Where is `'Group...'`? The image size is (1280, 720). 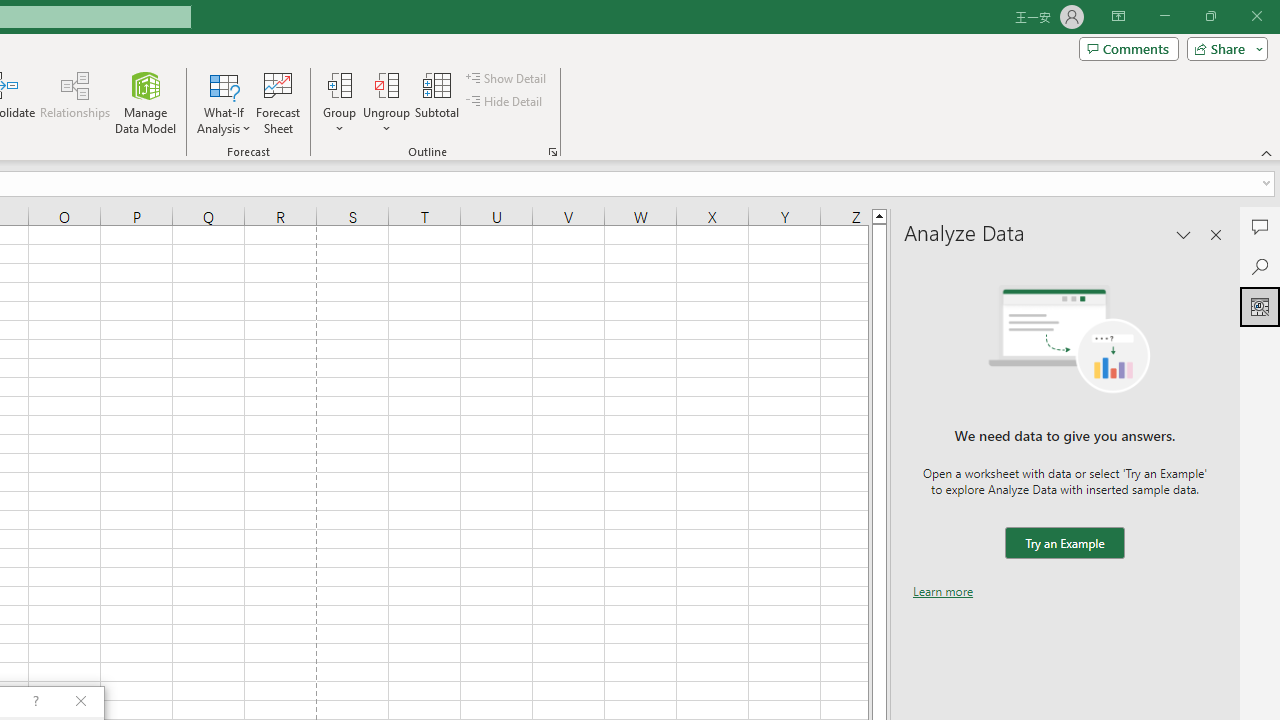 'Group...' is located at coordinates (339, 103).